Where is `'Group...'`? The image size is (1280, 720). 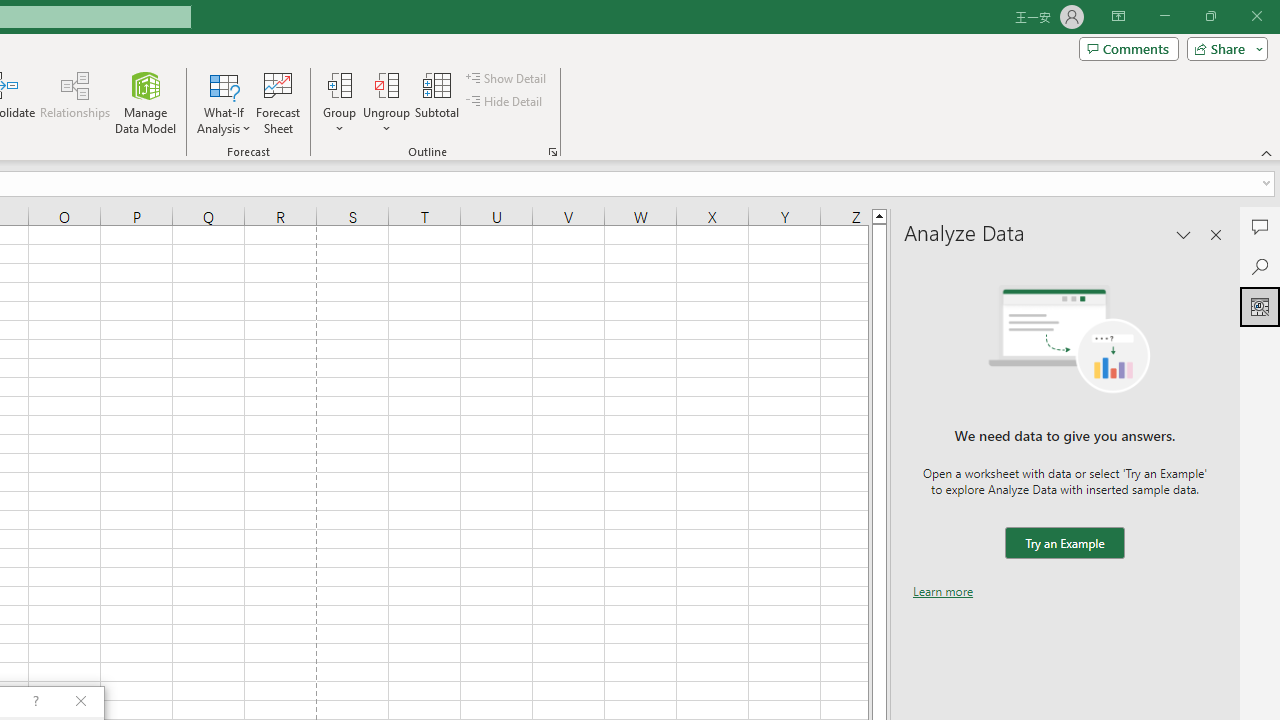 'Group...' is located at coordinates (339, 103).